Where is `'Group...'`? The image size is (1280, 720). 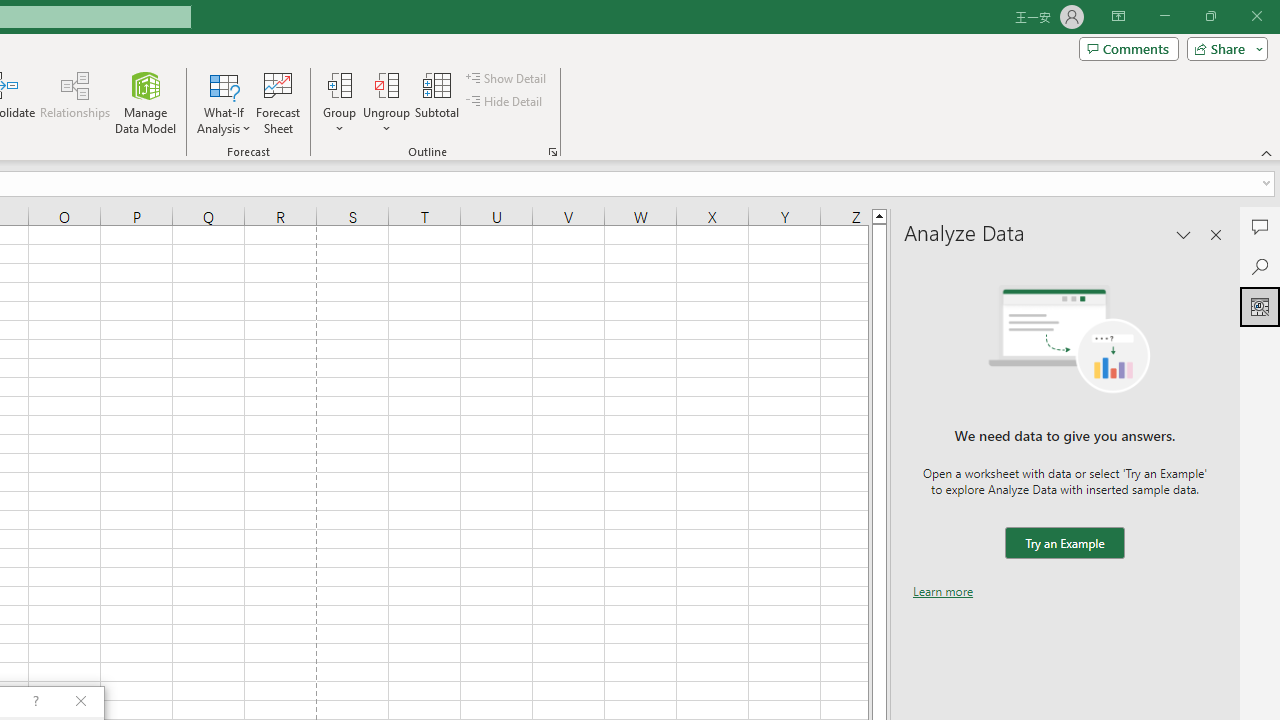 'Group...' is located at coordinates (339, 103).